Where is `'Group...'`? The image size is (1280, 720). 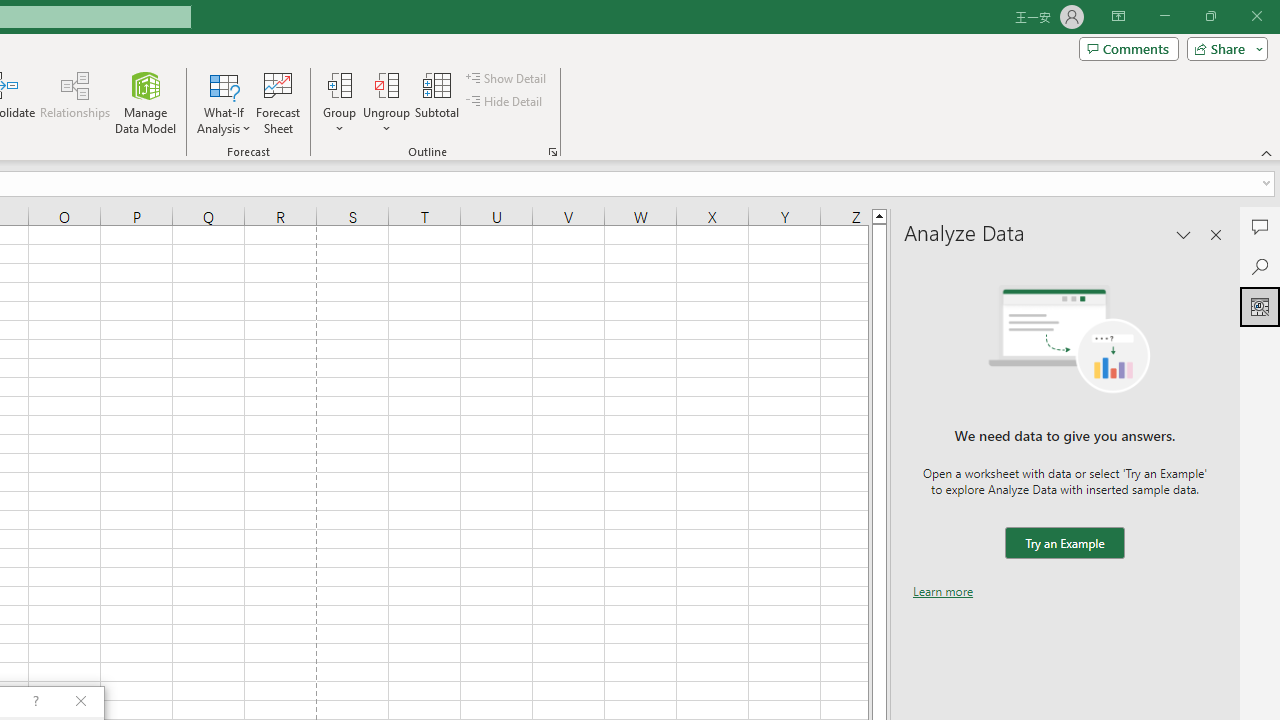 'Group...' is located at coordinates (339, 103).